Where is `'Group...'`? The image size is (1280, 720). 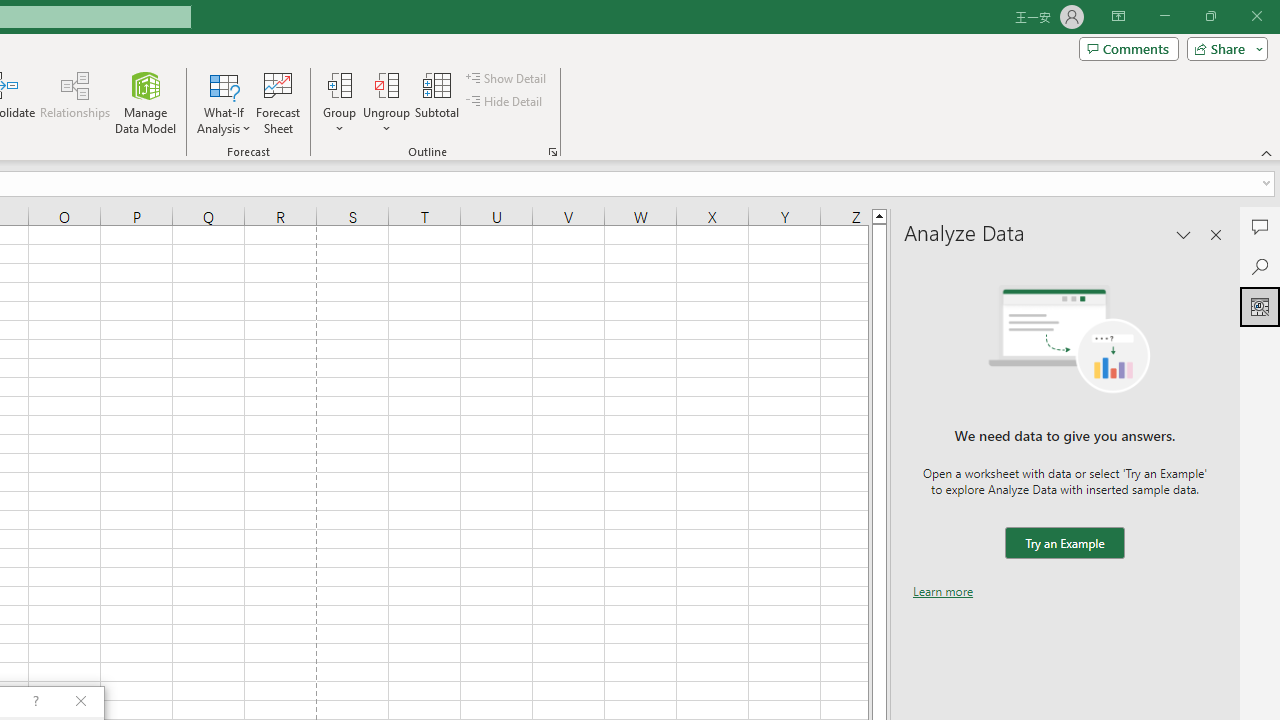 'Group...' is located at coordinates (339, 103).